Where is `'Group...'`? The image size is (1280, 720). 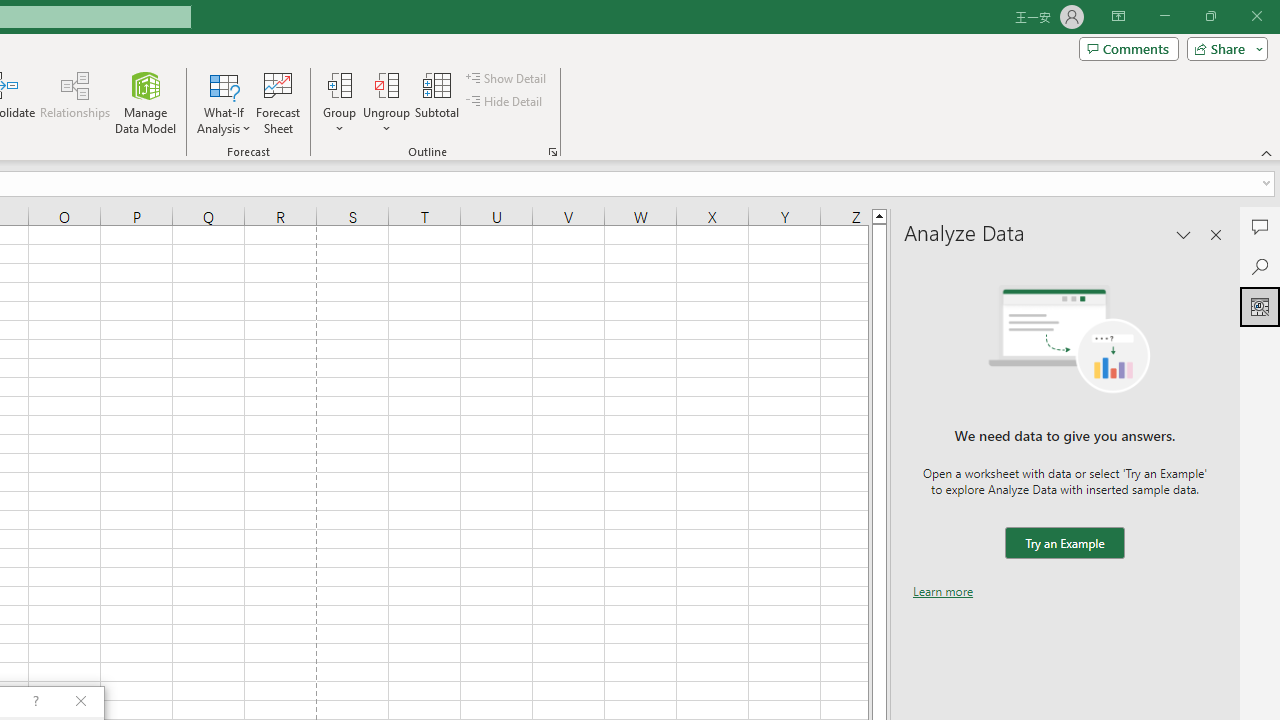 'Group...' is located at coordinates (339, 103).